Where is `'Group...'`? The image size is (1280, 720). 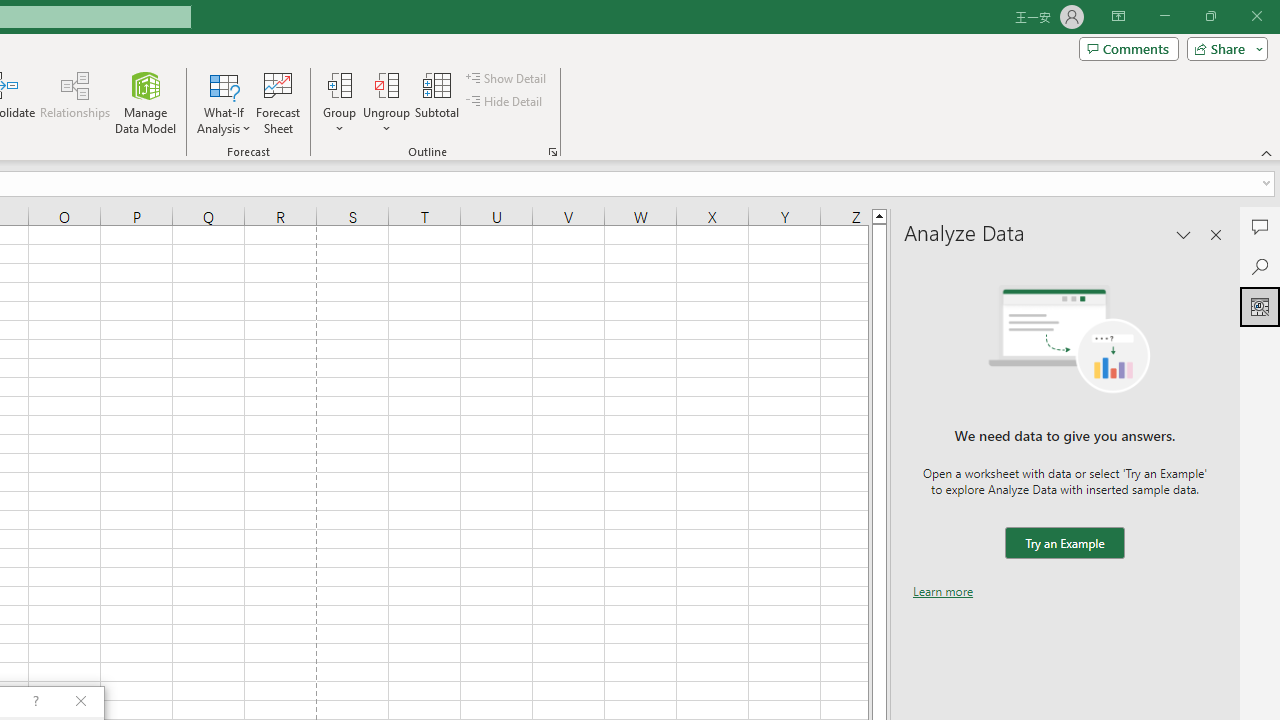 'Group...' is located at coordinates (339, 103).